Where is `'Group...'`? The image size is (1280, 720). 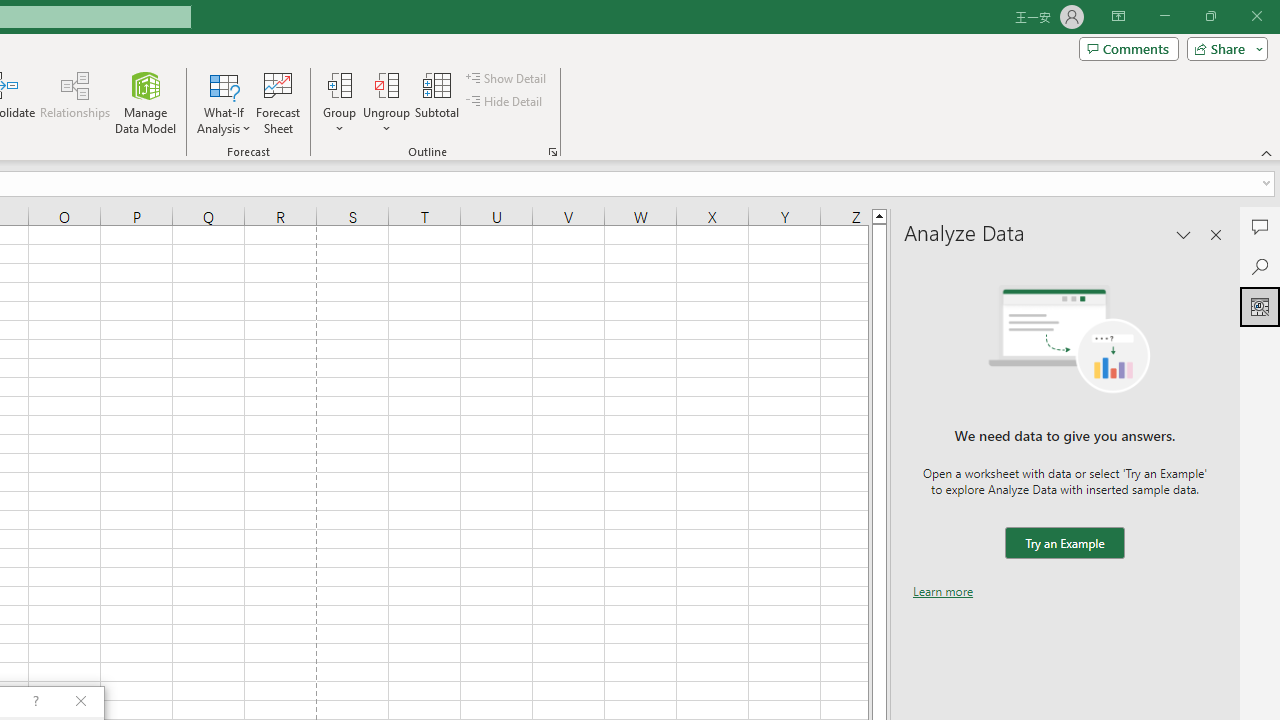 'Group...' is located at coordinates (339, 103).